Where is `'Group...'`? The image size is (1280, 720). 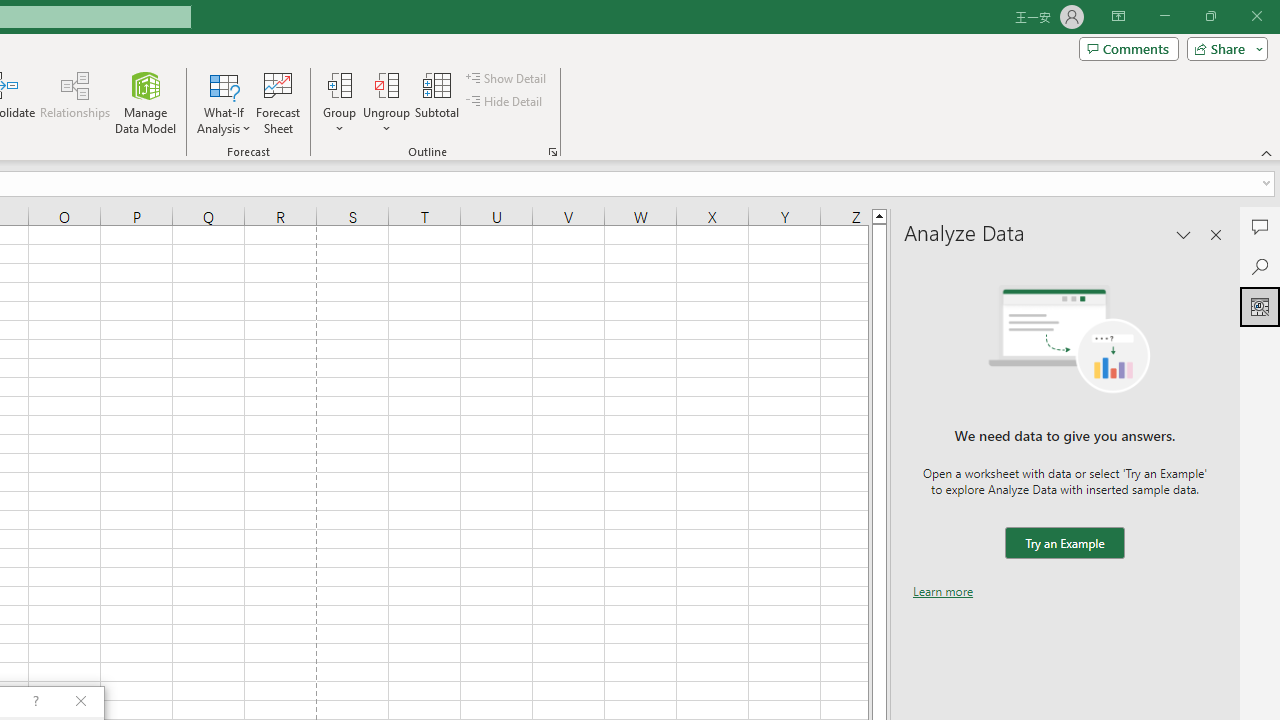 'Group...' is located at coordinates (339, 103).